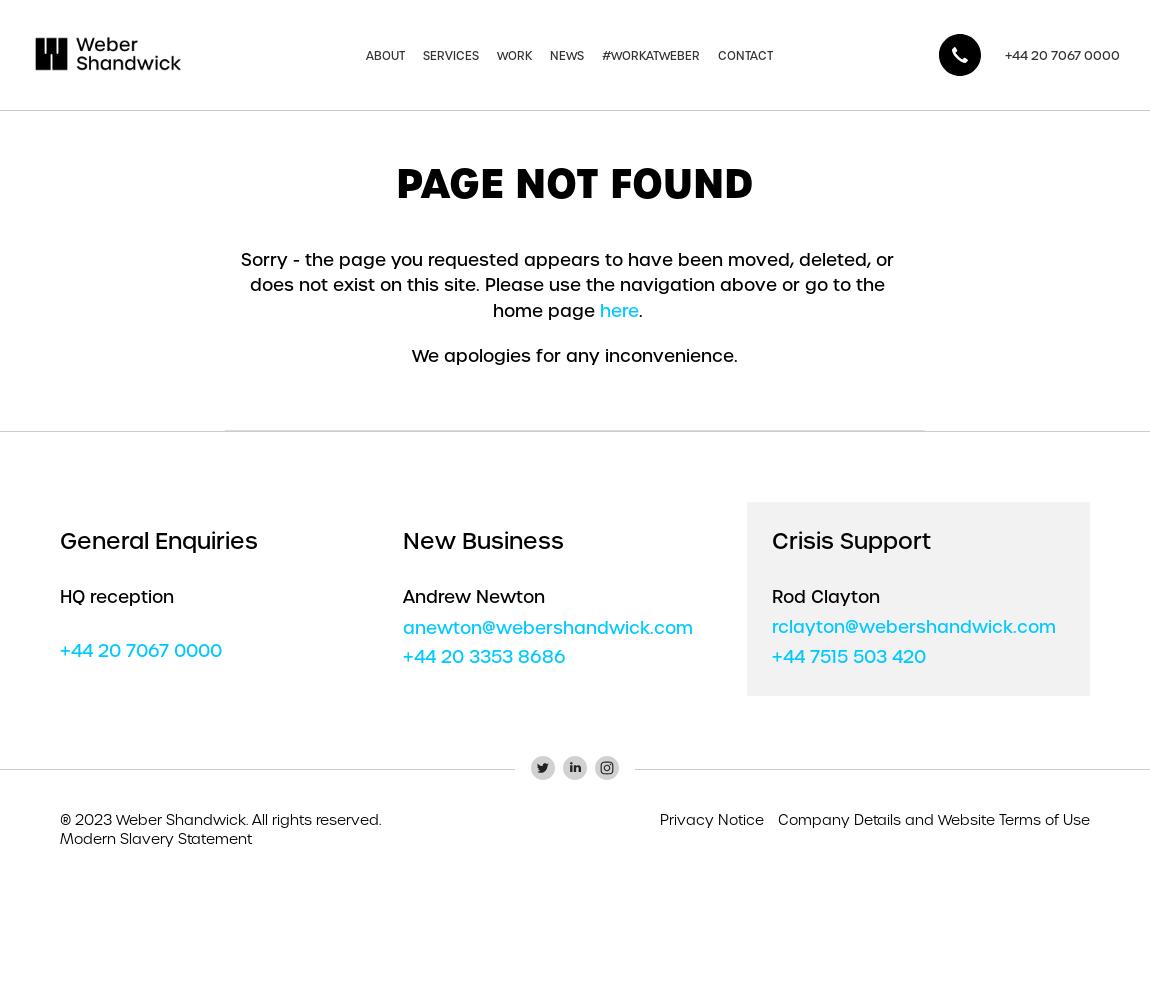 The image size is (1150, 1000). I want to click on 'NEWS', so click(566, 55).